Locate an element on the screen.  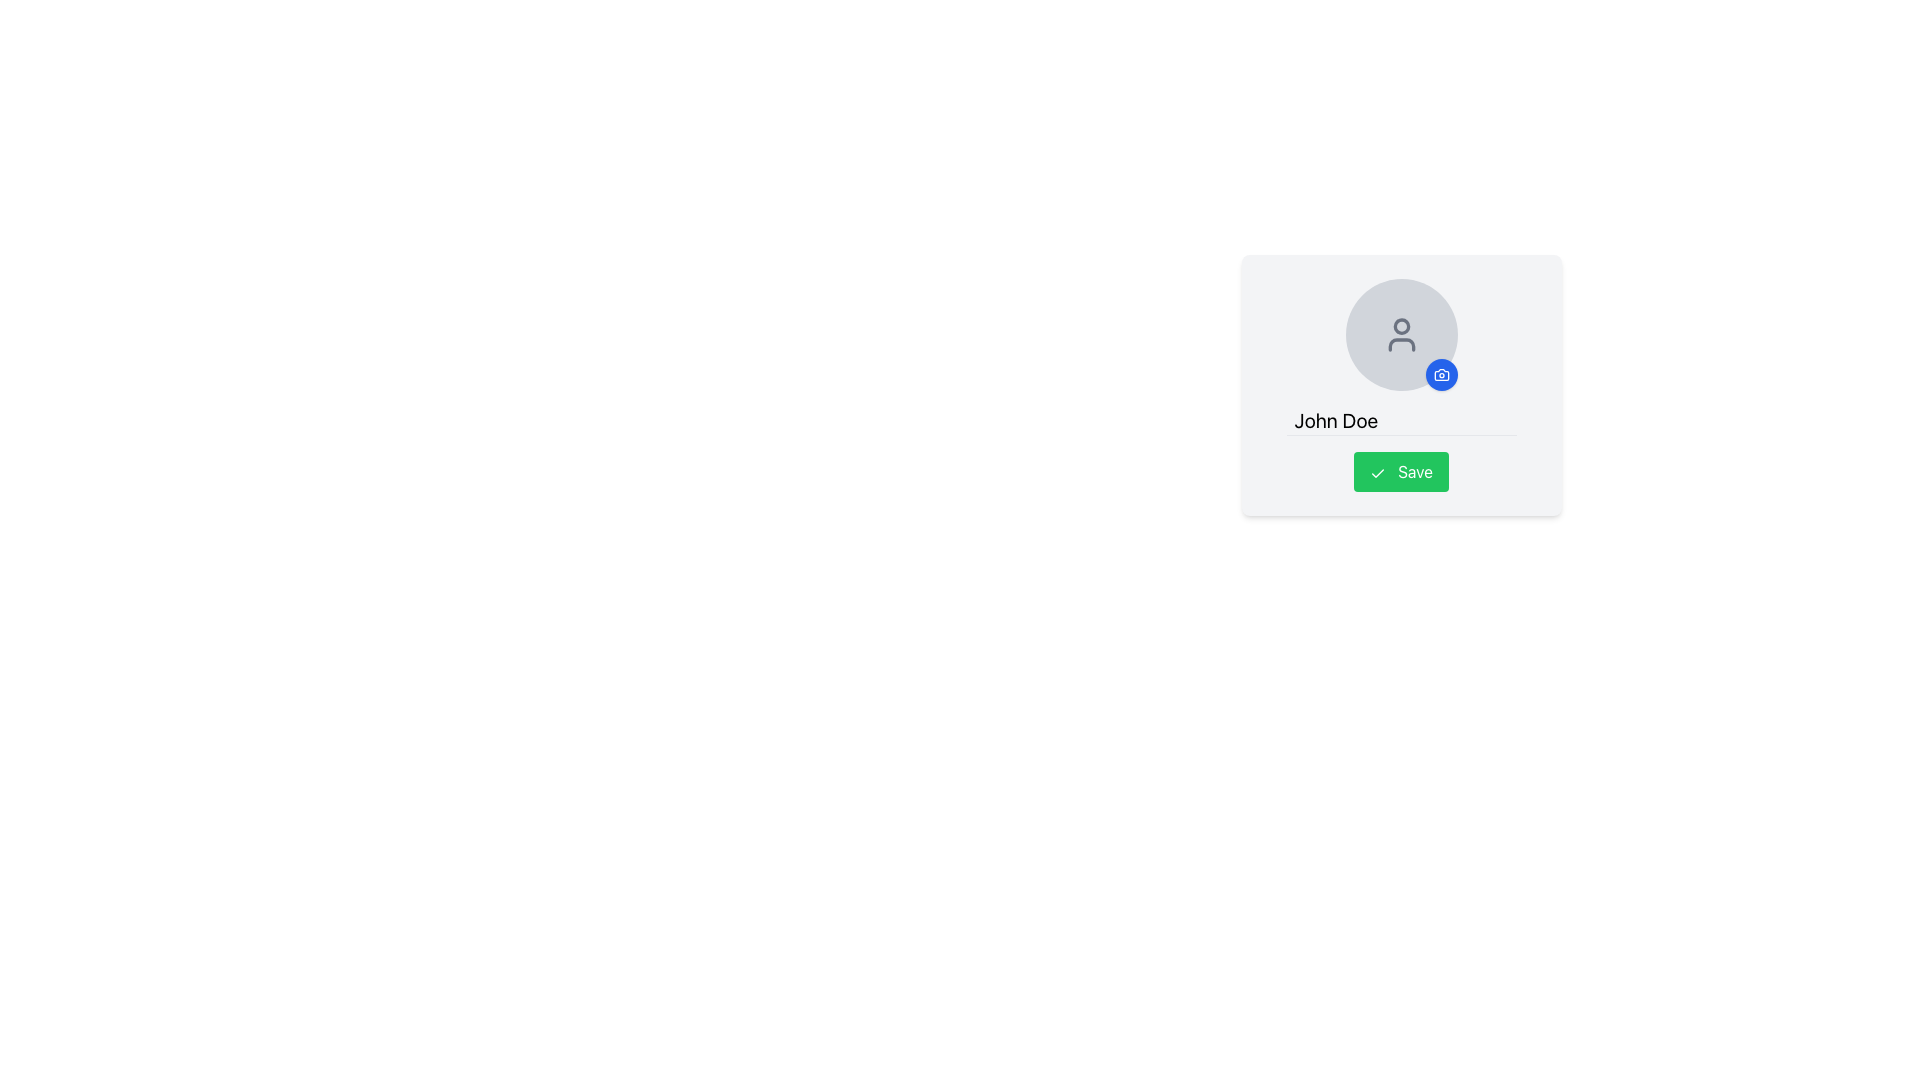
the 'Edit Profile Picture' icon button located inside a blue circular button at the bottom-right of the profile picture/avatar is located at coordinates (1441, 374).